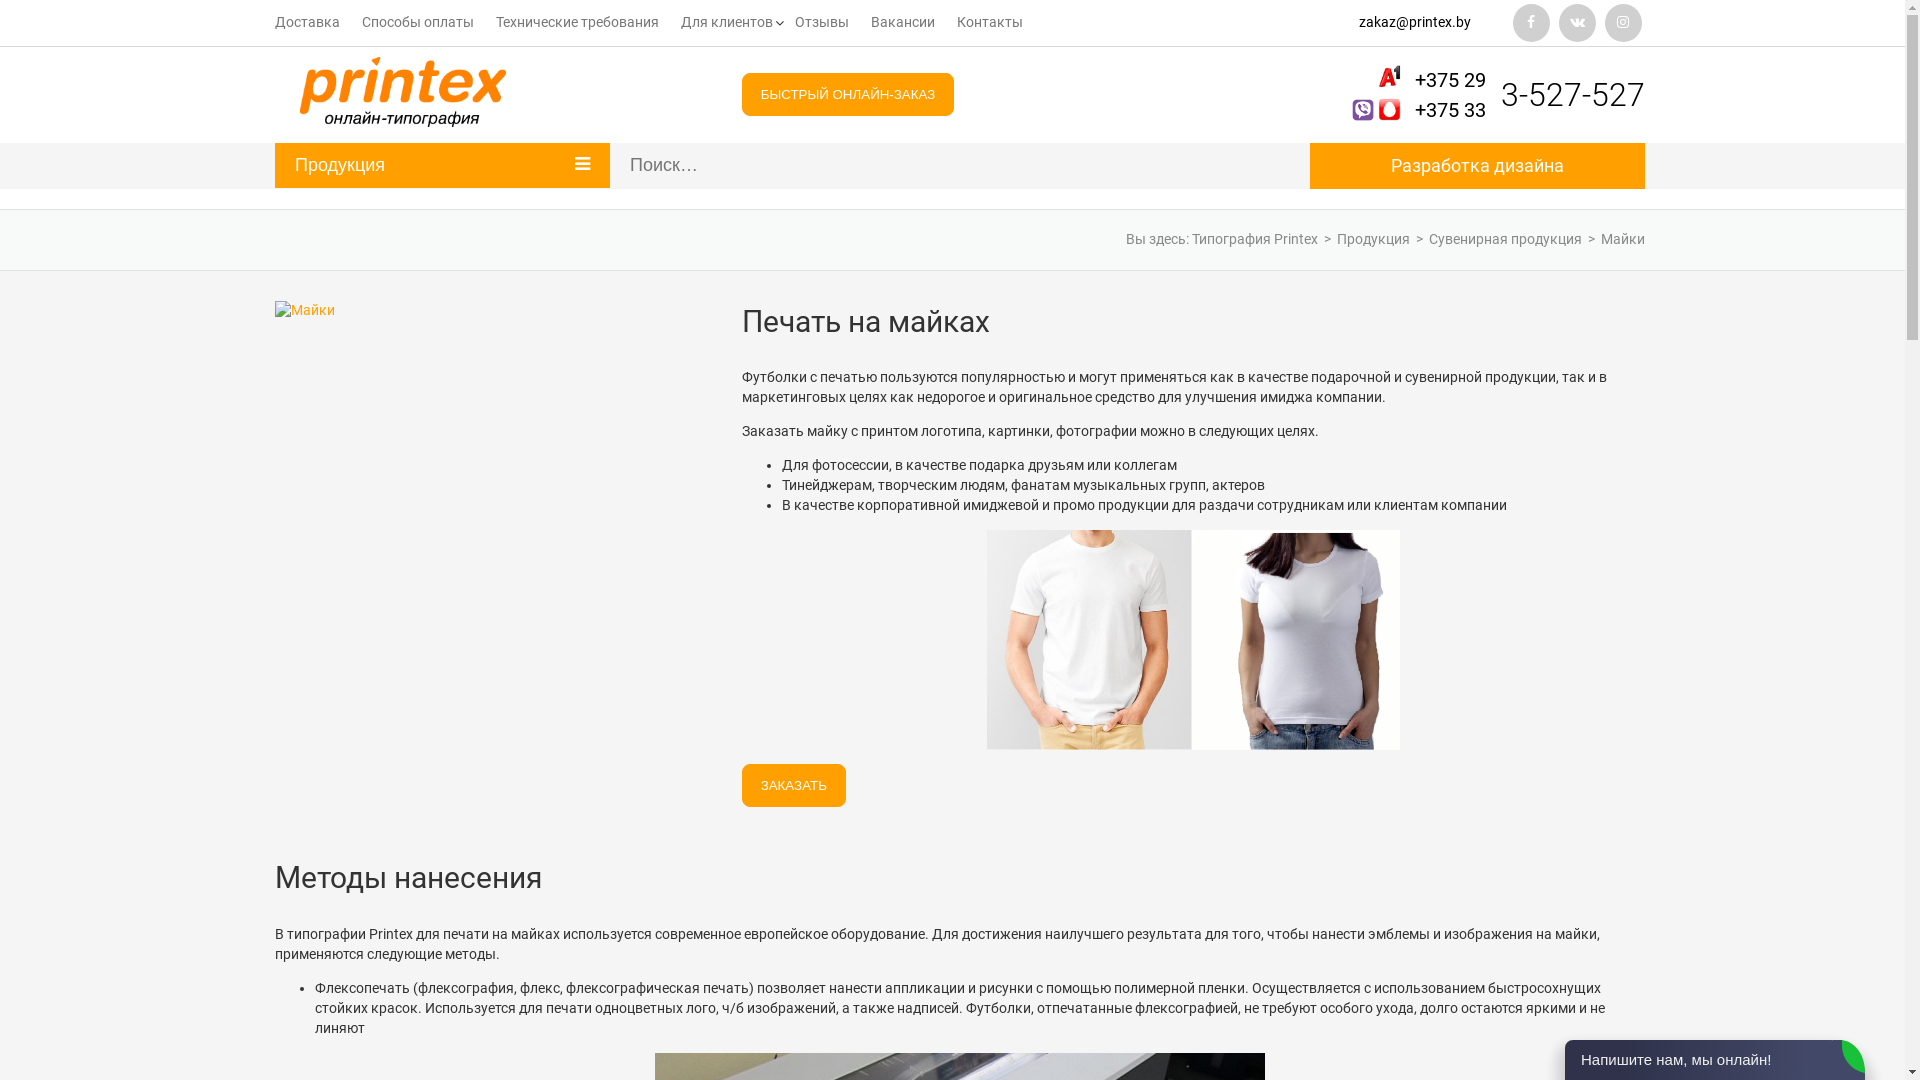 Image resolution: width=1920 pixels, height=1080 pixels. What do you see at coordinates (1414, 110) in the screenshot?
I see `'+375 33'` at bounding box center [1414, 110].